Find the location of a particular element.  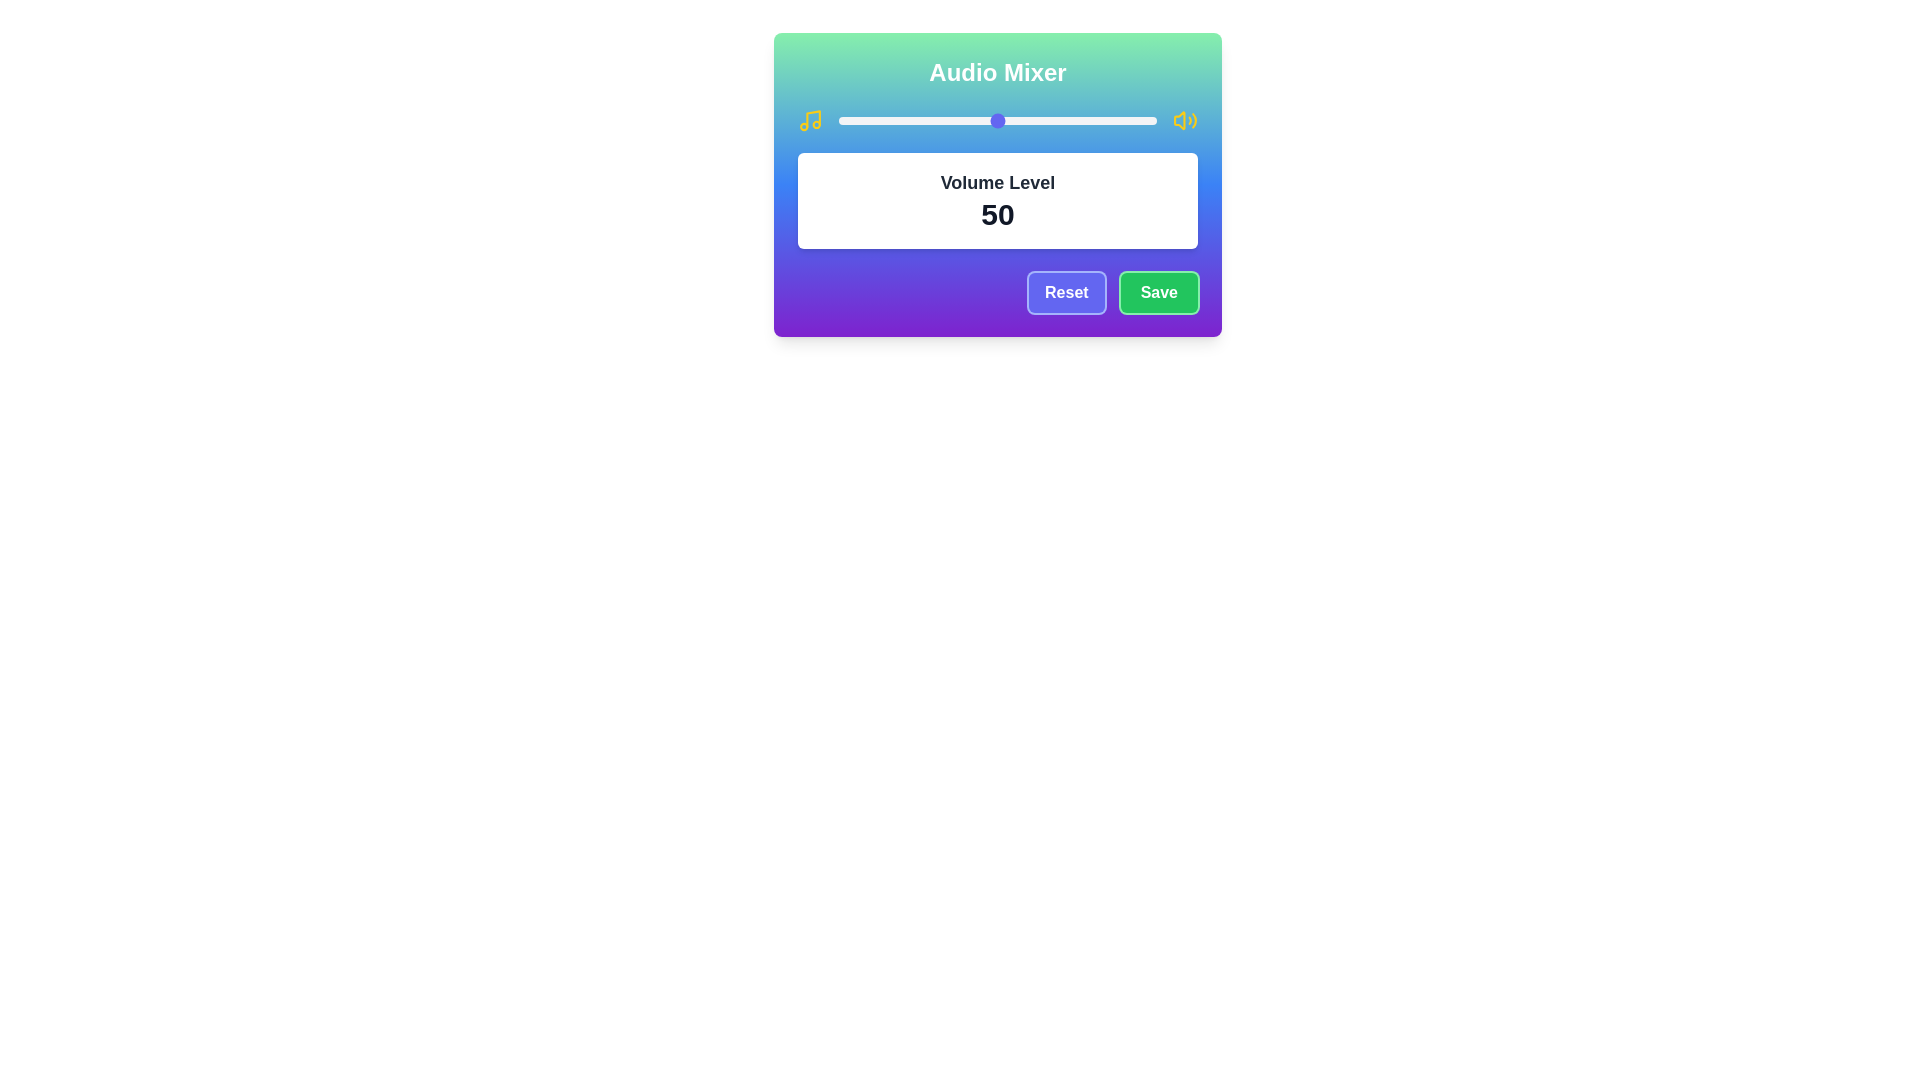

the volume level is located at coordinates (1010, 120).